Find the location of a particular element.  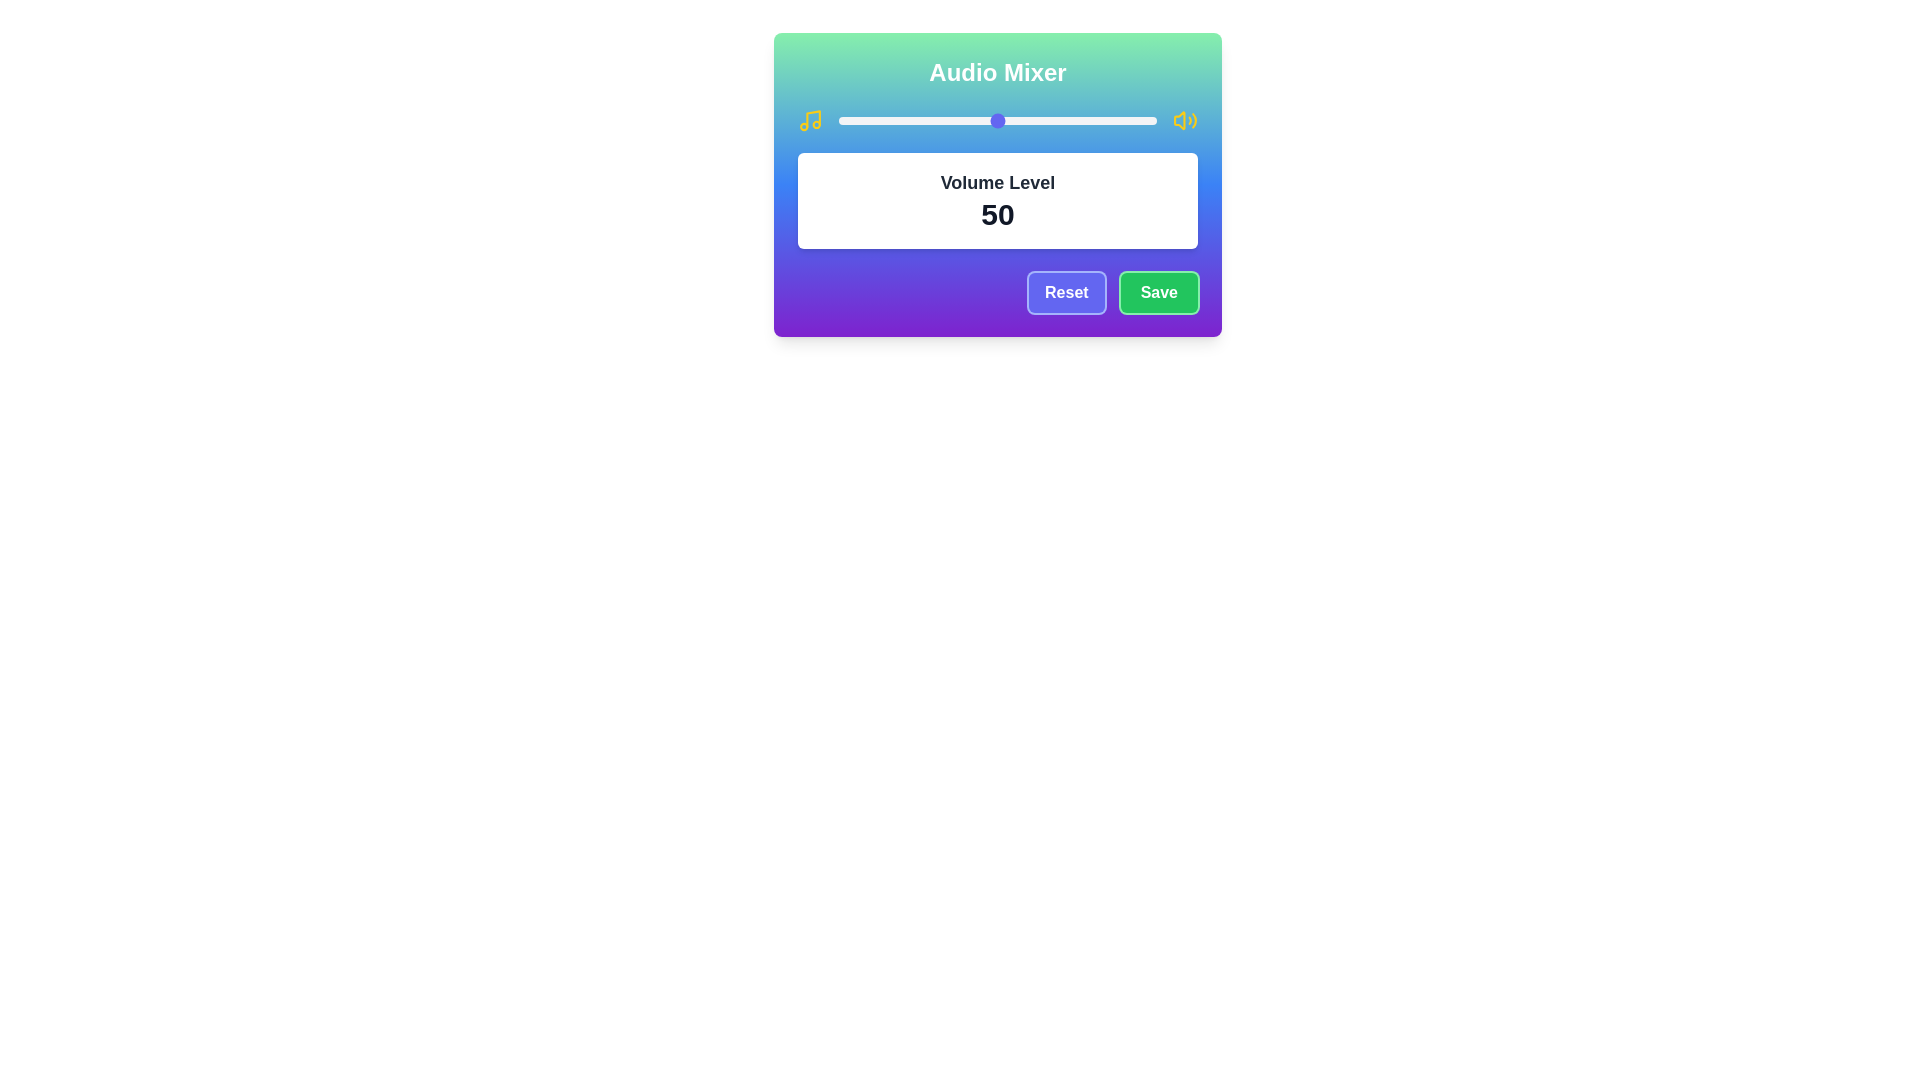

the volume level is located at coordinates (1010, 120).